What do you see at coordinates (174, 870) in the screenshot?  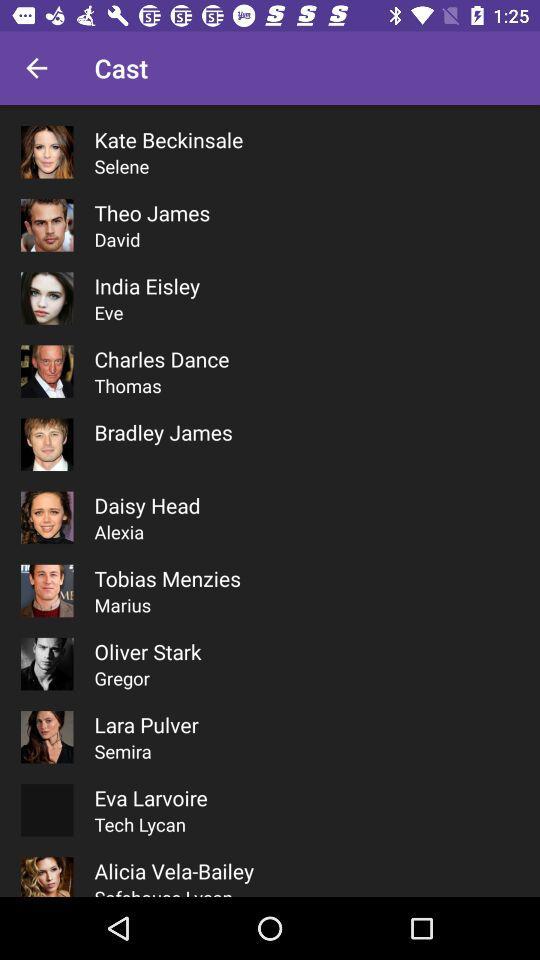 I see `alicia vela-bailey icon` at bounding box center [174, 870].